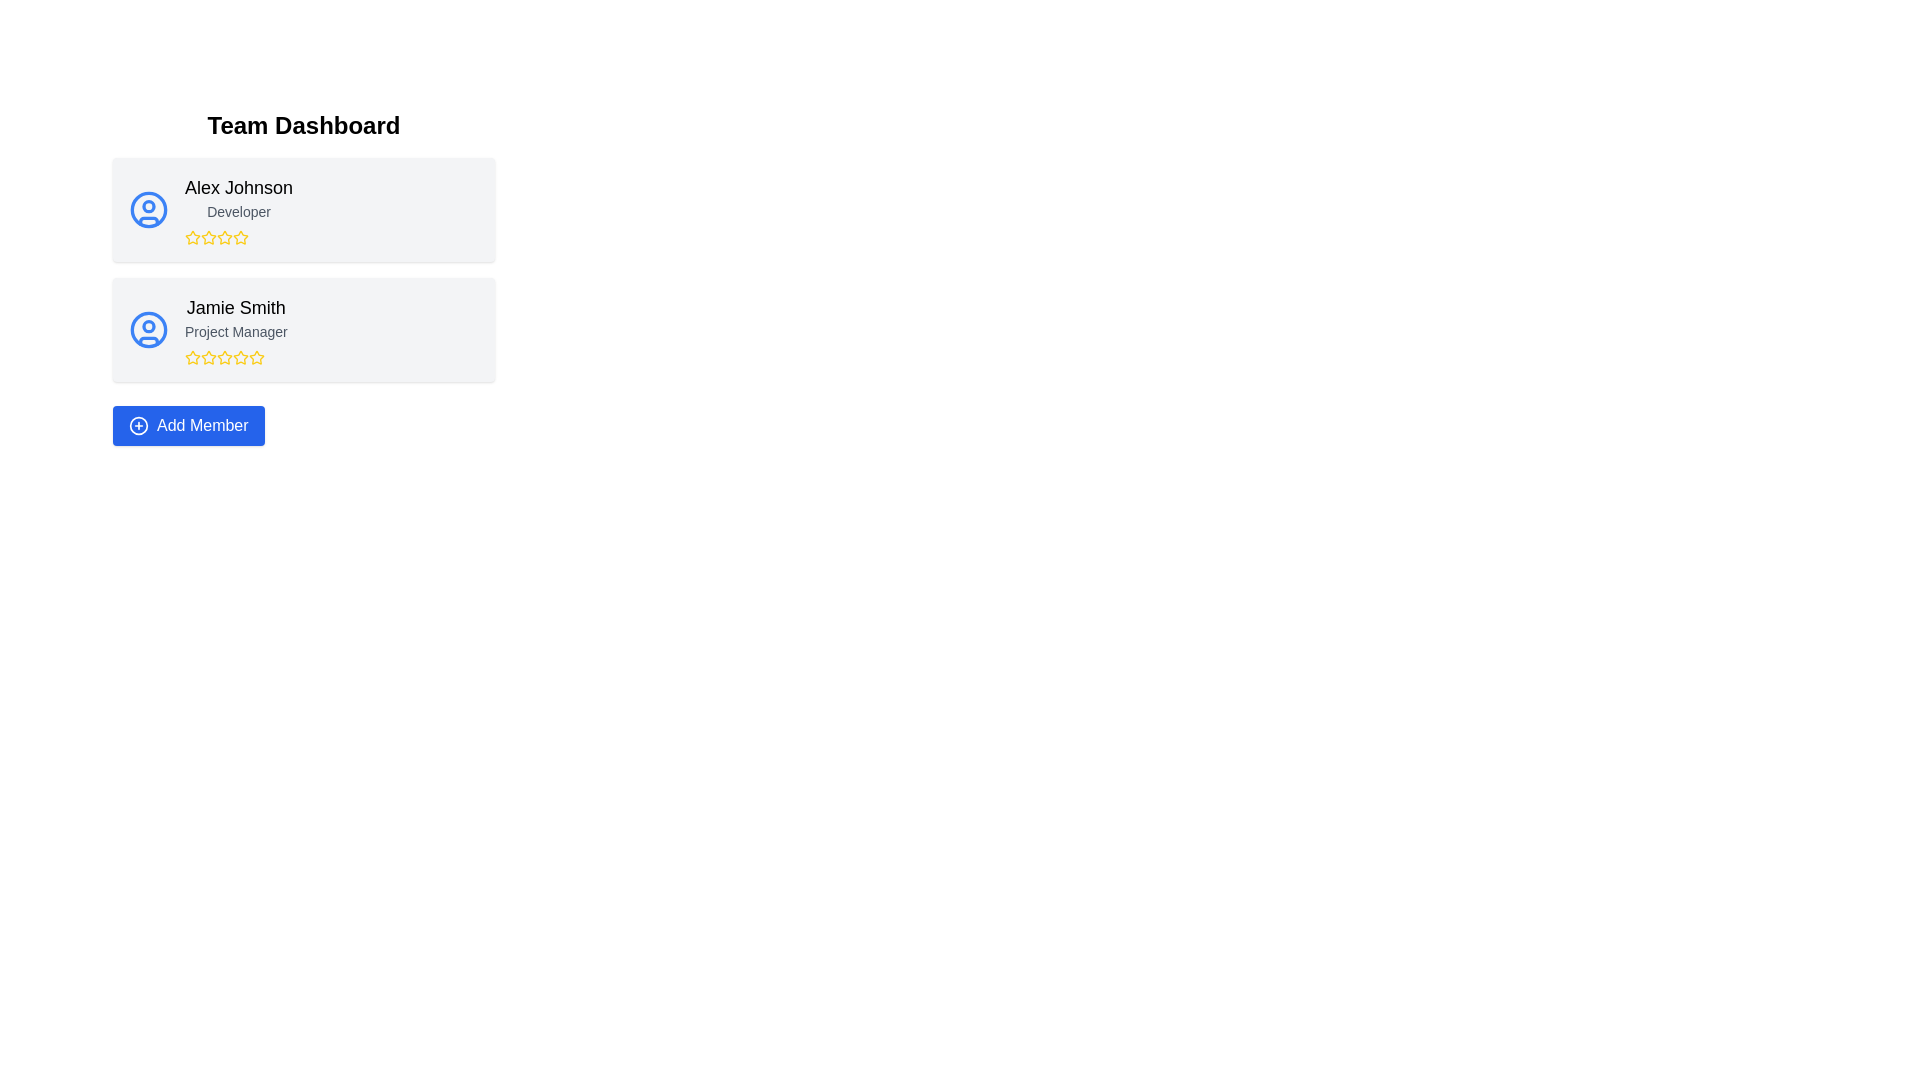 This screenshot has height=1080, width=1920. What do you see at coordinates (209, 236) in the screenshot?
I see `the second star` at bounding box center [209, 236].